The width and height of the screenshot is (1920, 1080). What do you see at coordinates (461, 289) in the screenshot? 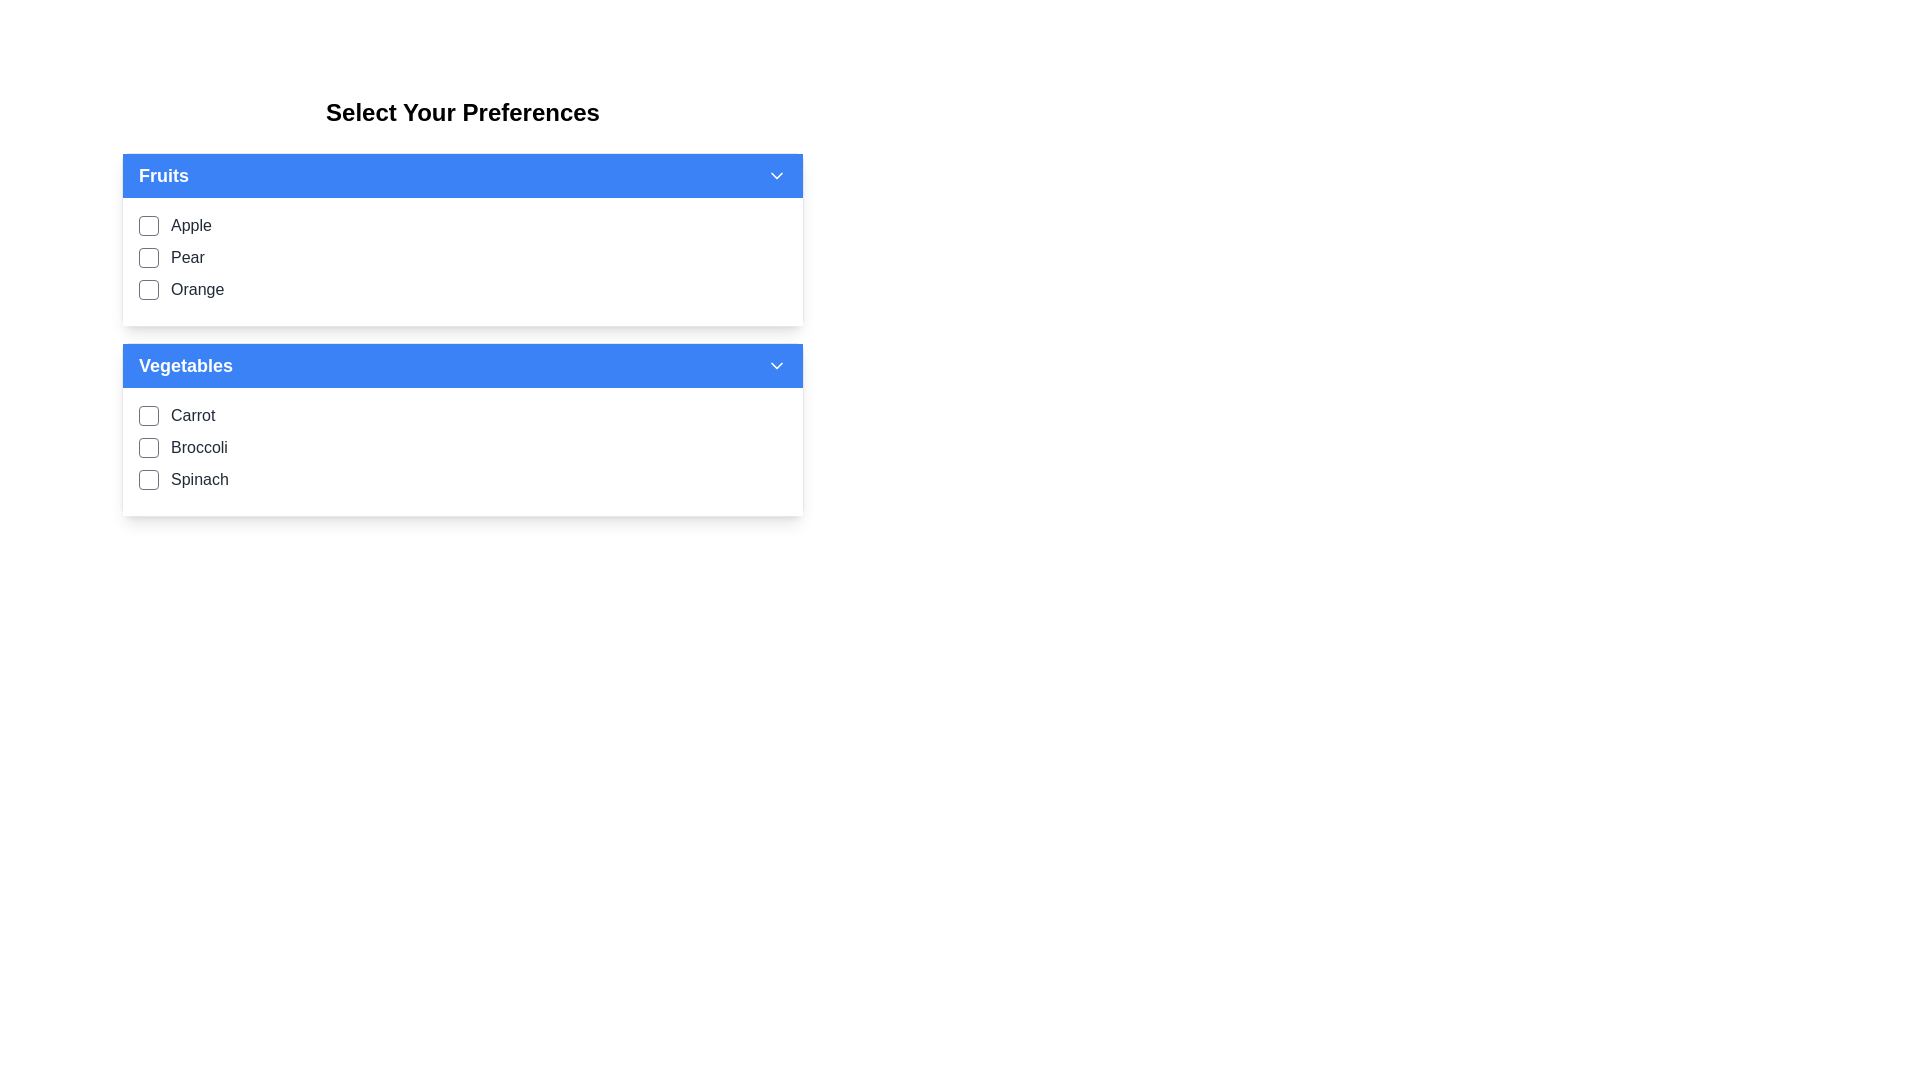
I see `the Checkbox labeled 'Orange' in the Fruits section` at bounding box center [461, 289].